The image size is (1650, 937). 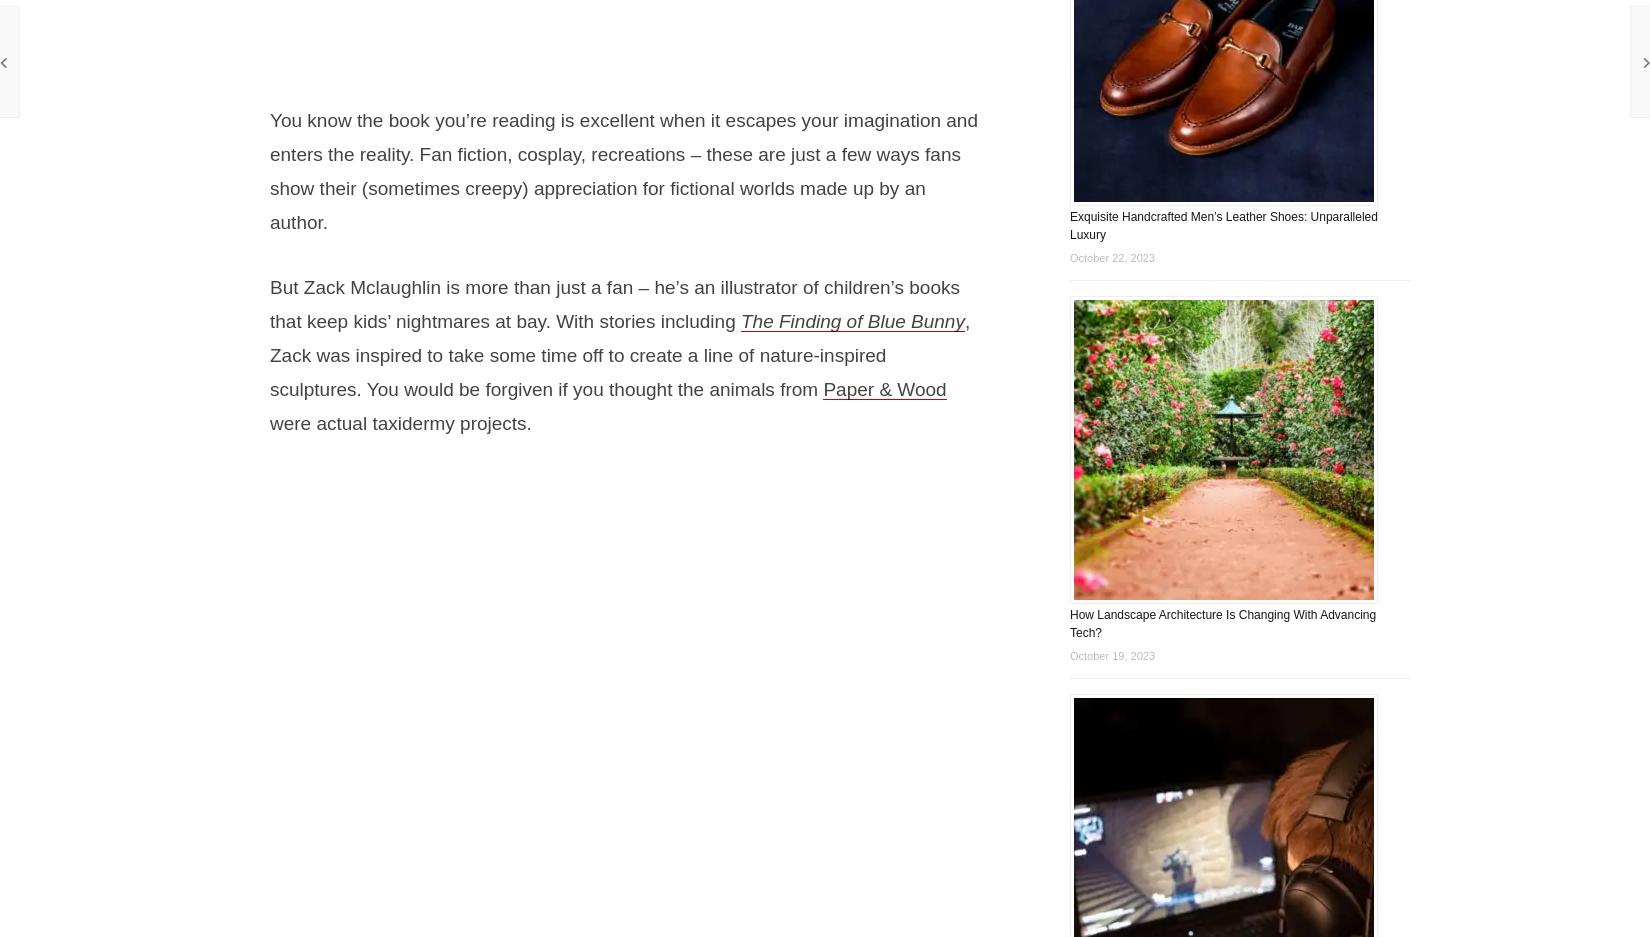 What do you see at coordinates (622, 170) in the screenshot?
I see `'You know the book you’re reading is excellent when it escapes your imagination and enters the reality. Fan fiction, cosplay, recreations – these are just a few ways fans show their (sometimes creepy) appreciation for fictional worlds made up by an author.'` at bounding box center [622, 170].